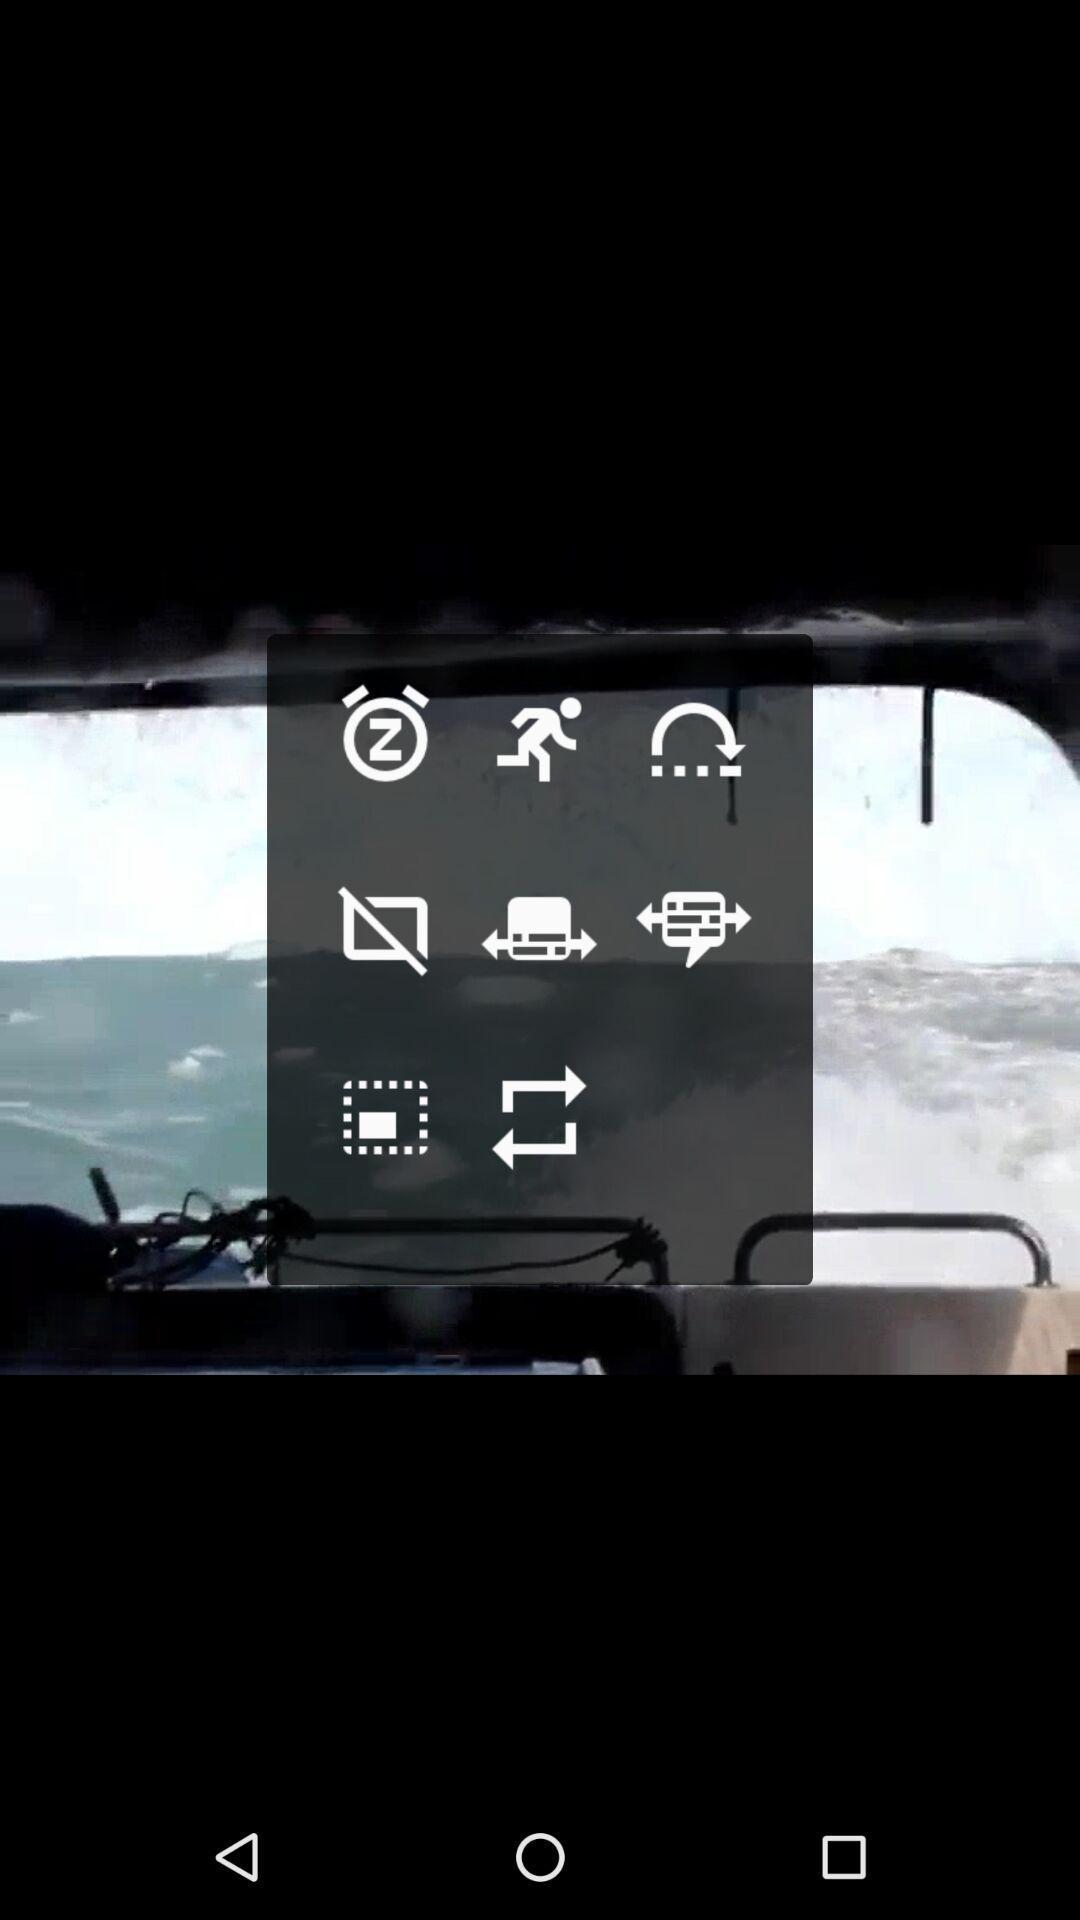  What do you see at coordinates (538, 770) in the screenshot?
I see `running` at bounding box center [538, 770].